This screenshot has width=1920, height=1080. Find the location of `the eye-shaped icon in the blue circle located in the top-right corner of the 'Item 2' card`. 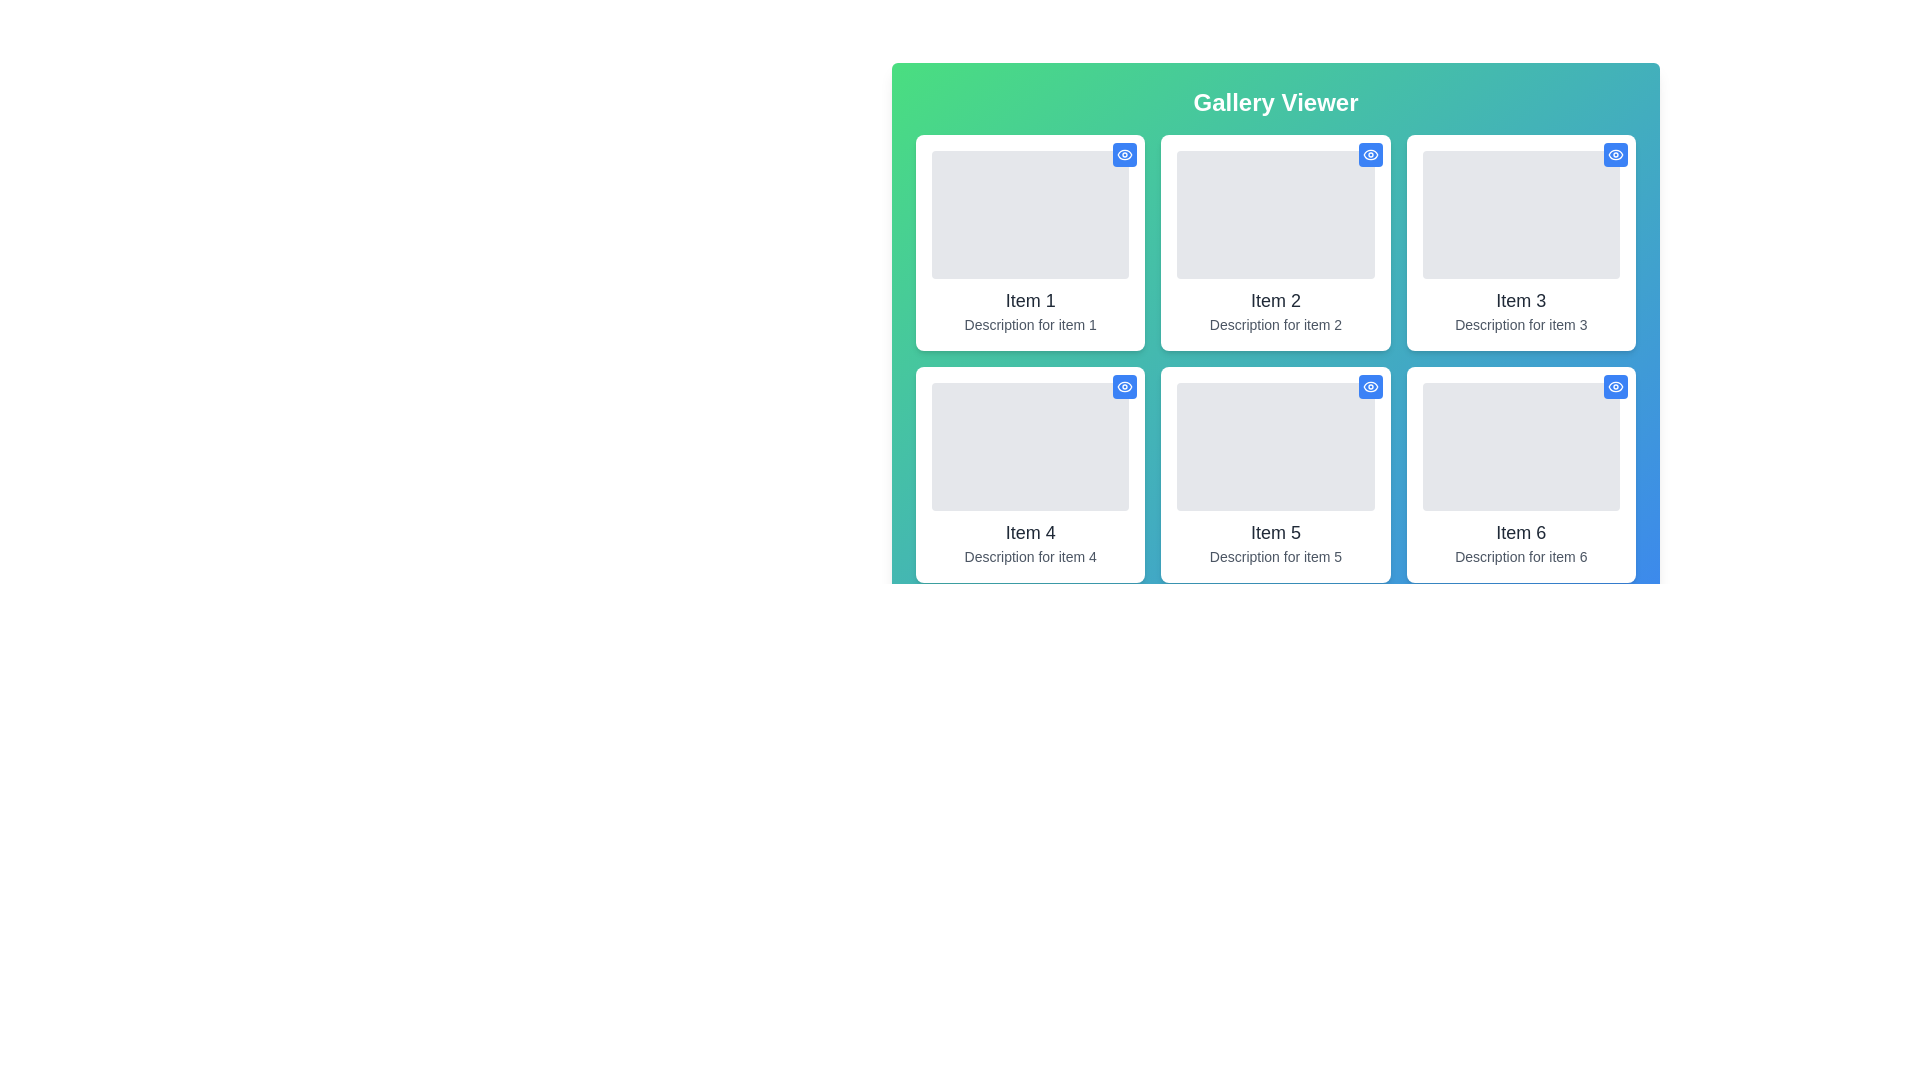

the eye-shaped icon in the blue circle located in the top-right corner of the 'Item 2' card is located at coordinates (1369, 153).